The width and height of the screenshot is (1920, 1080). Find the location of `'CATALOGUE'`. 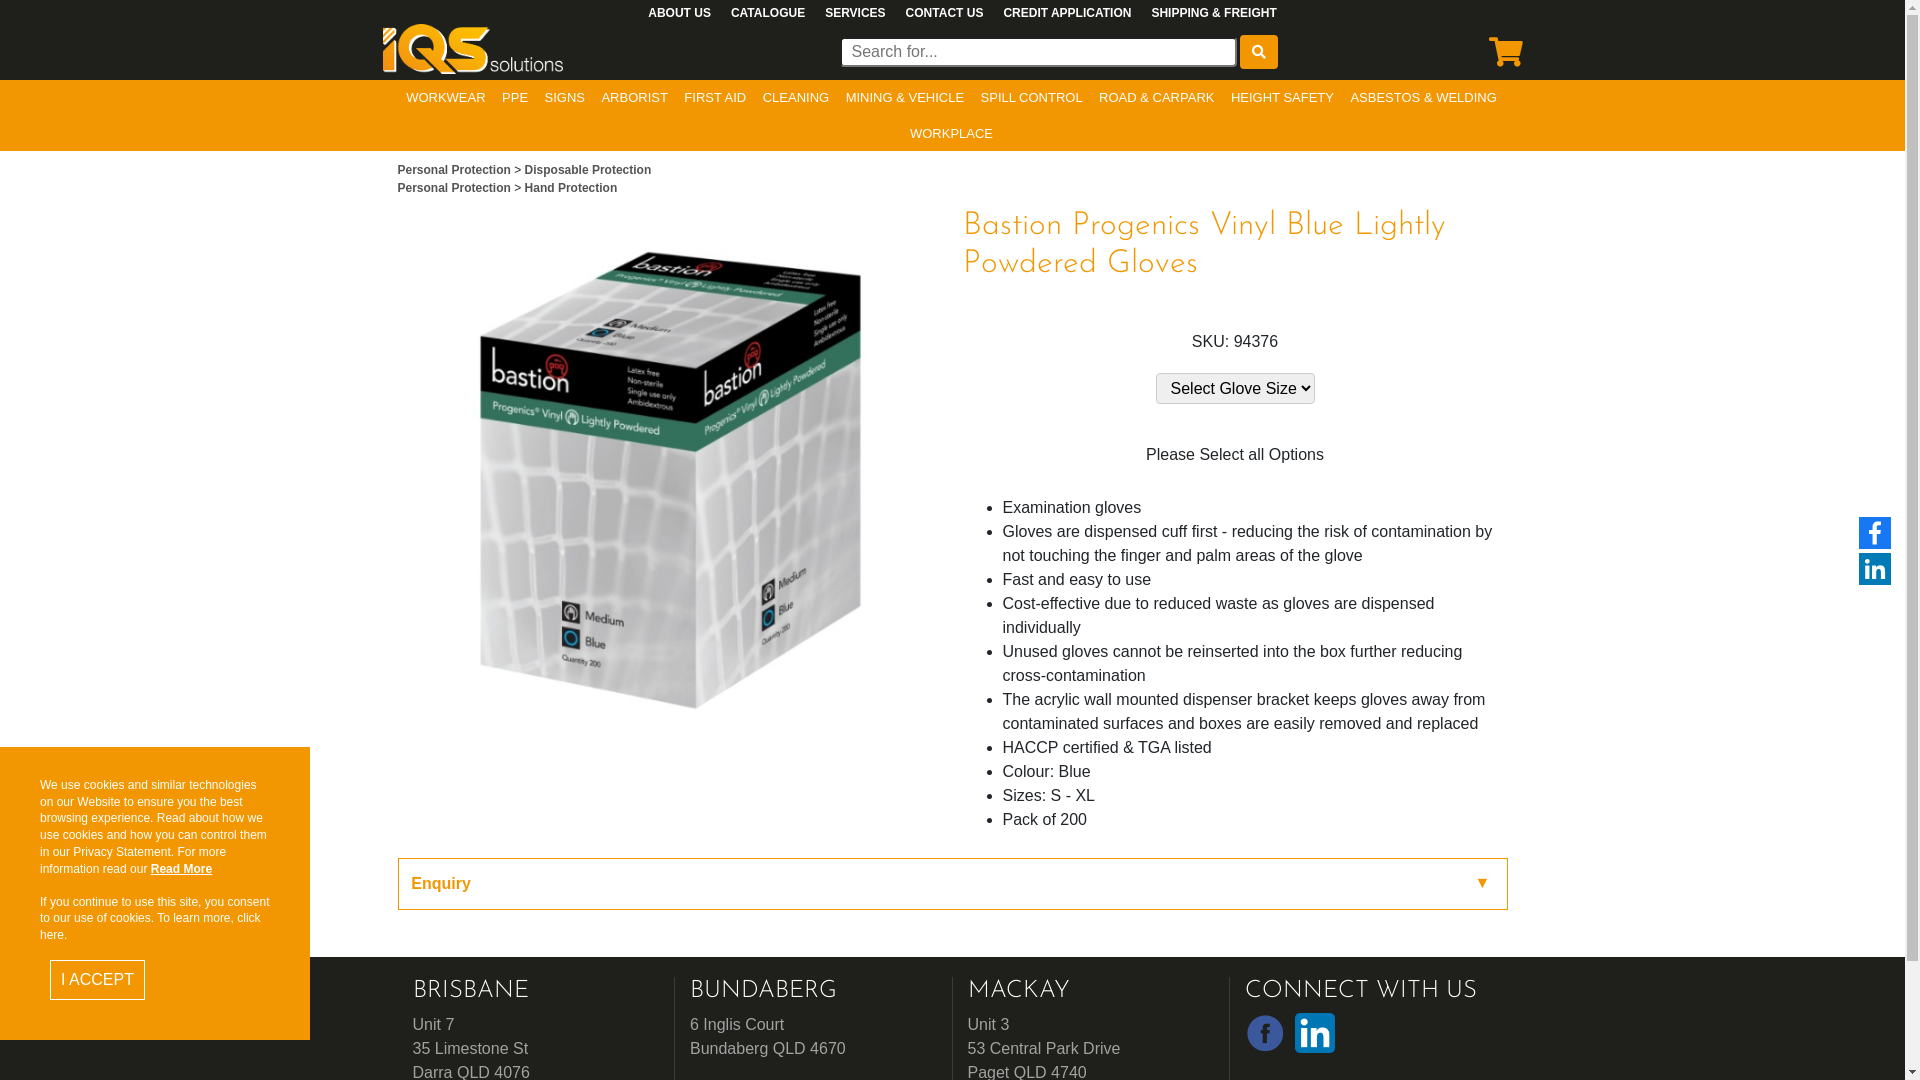

'CATALOGUE' is located at coordinates (767, 12).